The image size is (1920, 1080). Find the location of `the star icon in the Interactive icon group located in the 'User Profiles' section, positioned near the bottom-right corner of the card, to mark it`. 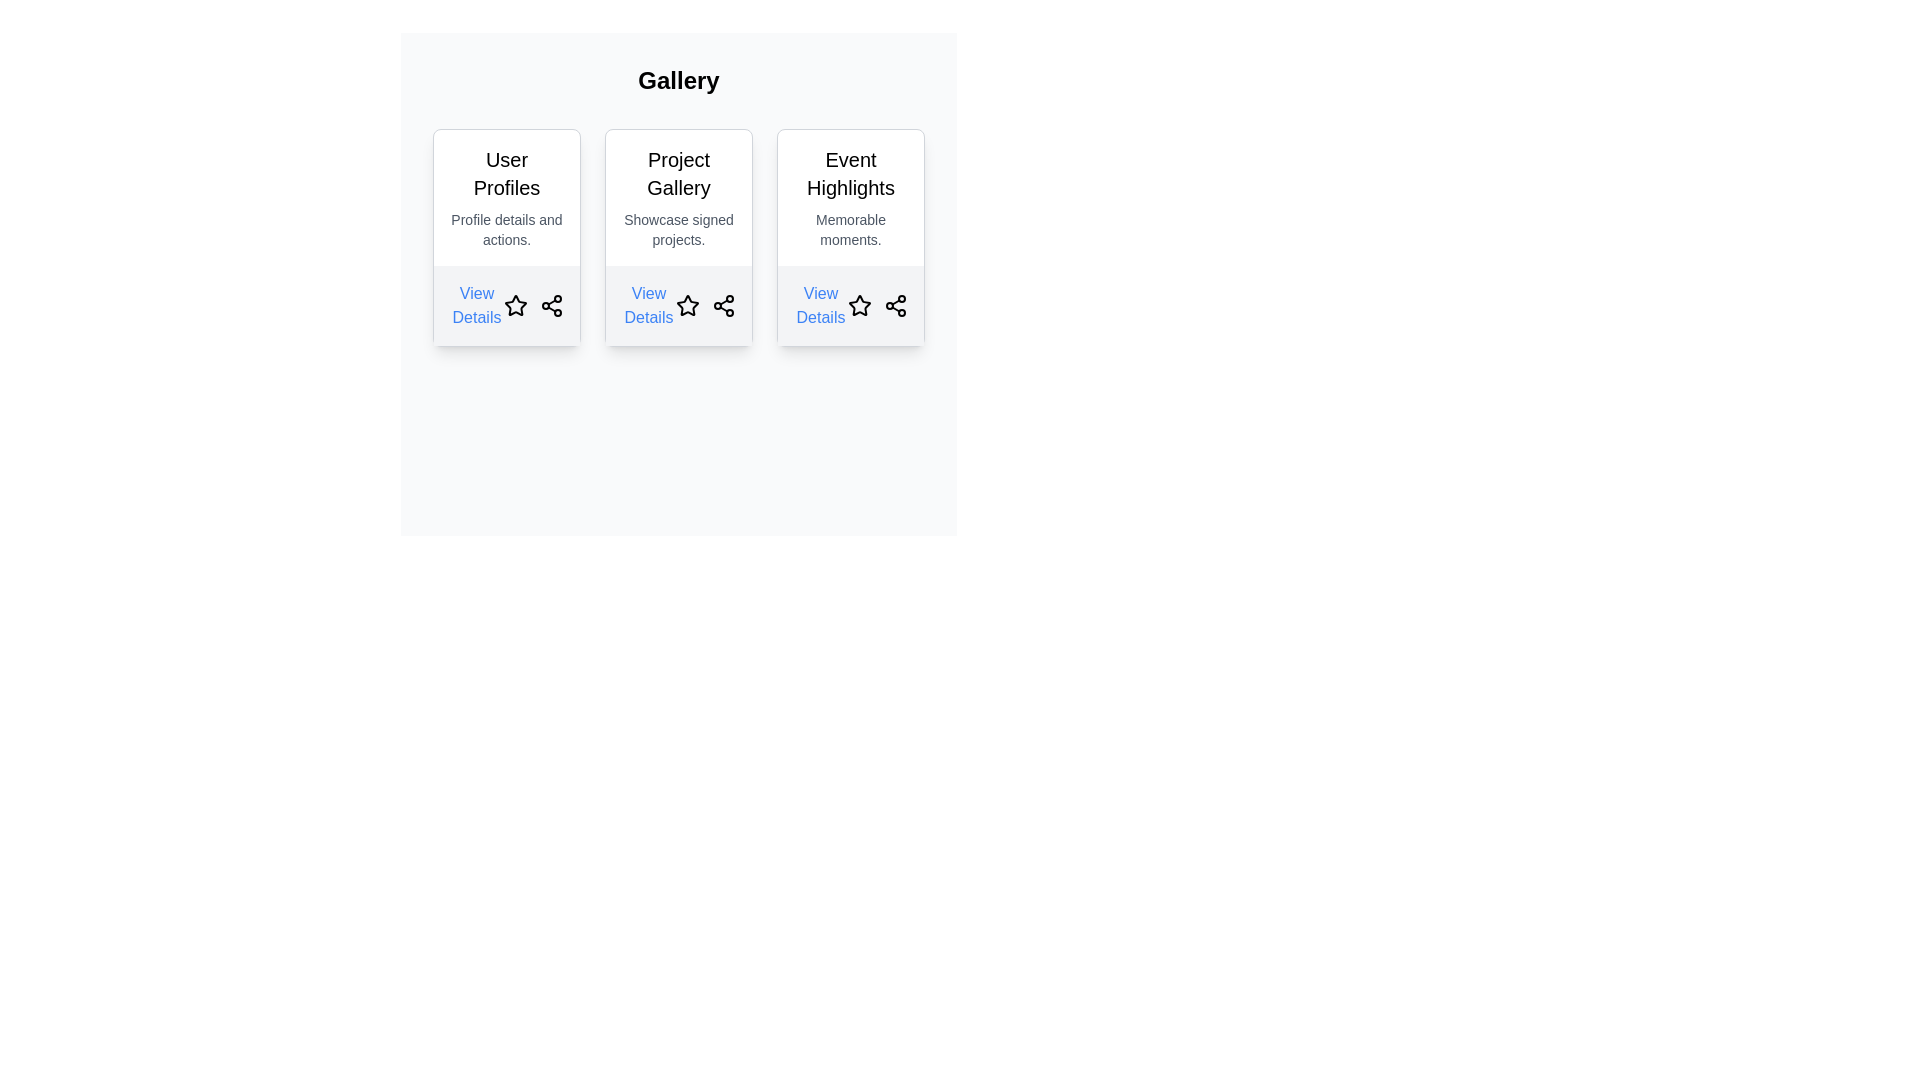

the star icon in the Interactive icon group located in the 'User Profiles' section, positioned near the bottom-right corner of the card, to mark it is located at coordinates (533, 305).